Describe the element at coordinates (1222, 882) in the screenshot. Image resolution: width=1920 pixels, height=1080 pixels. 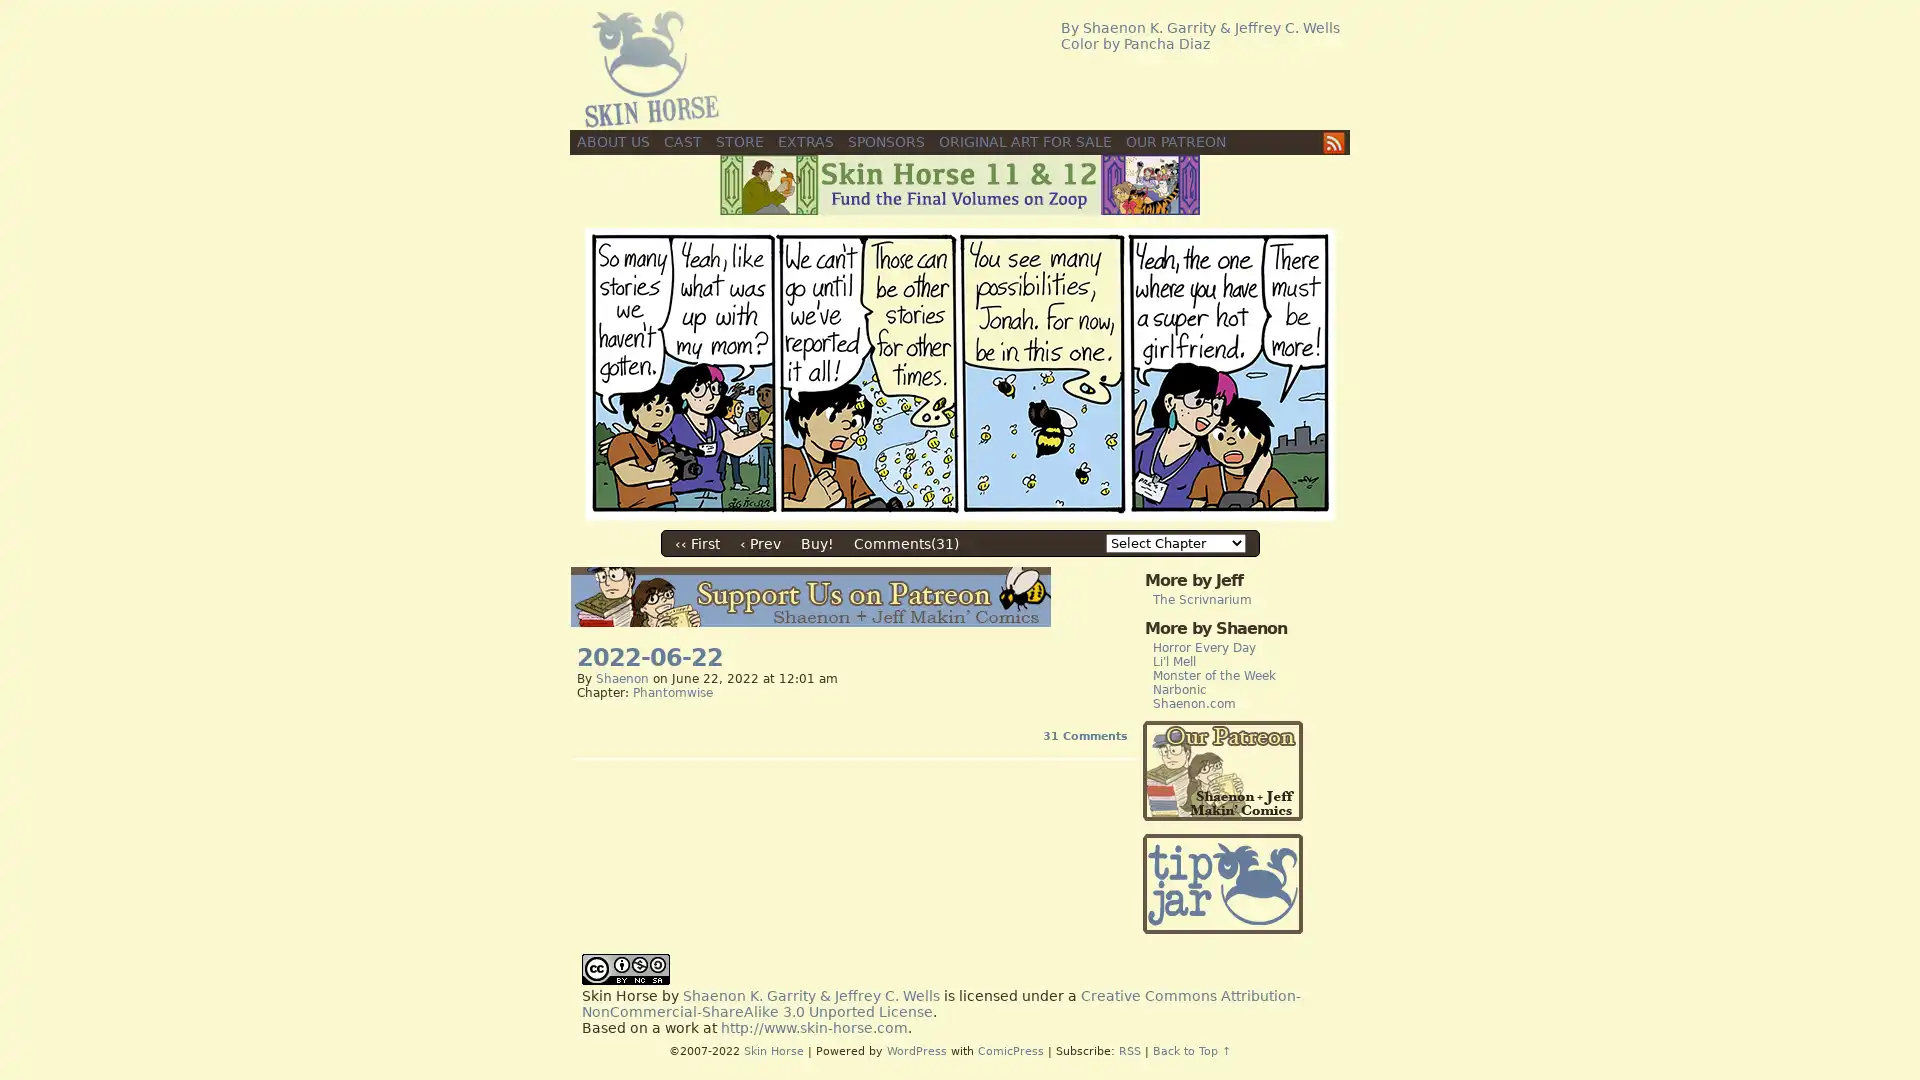
I see `PayPal - The safer, easier way to pay online!` at that location.